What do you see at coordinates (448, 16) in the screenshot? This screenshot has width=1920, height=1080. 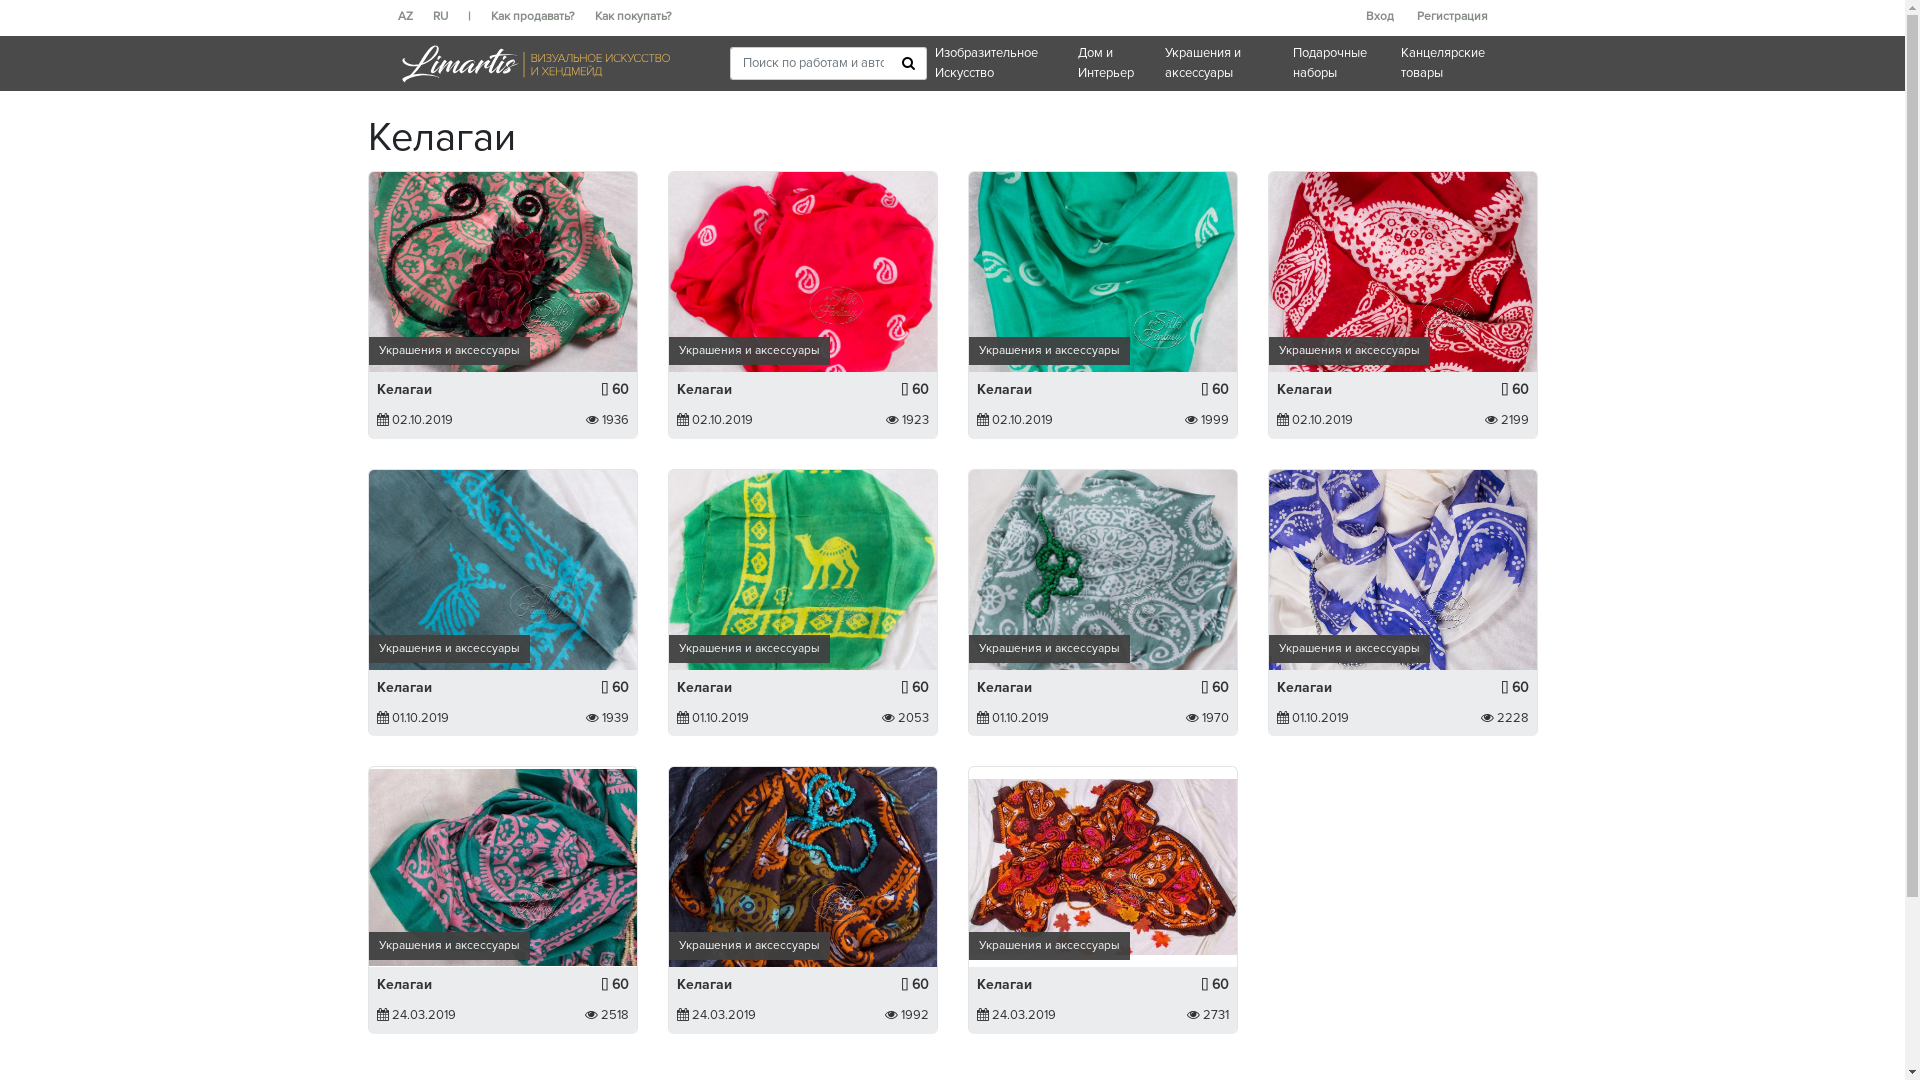 I see `'RU'` at bounding box center [448, 16].